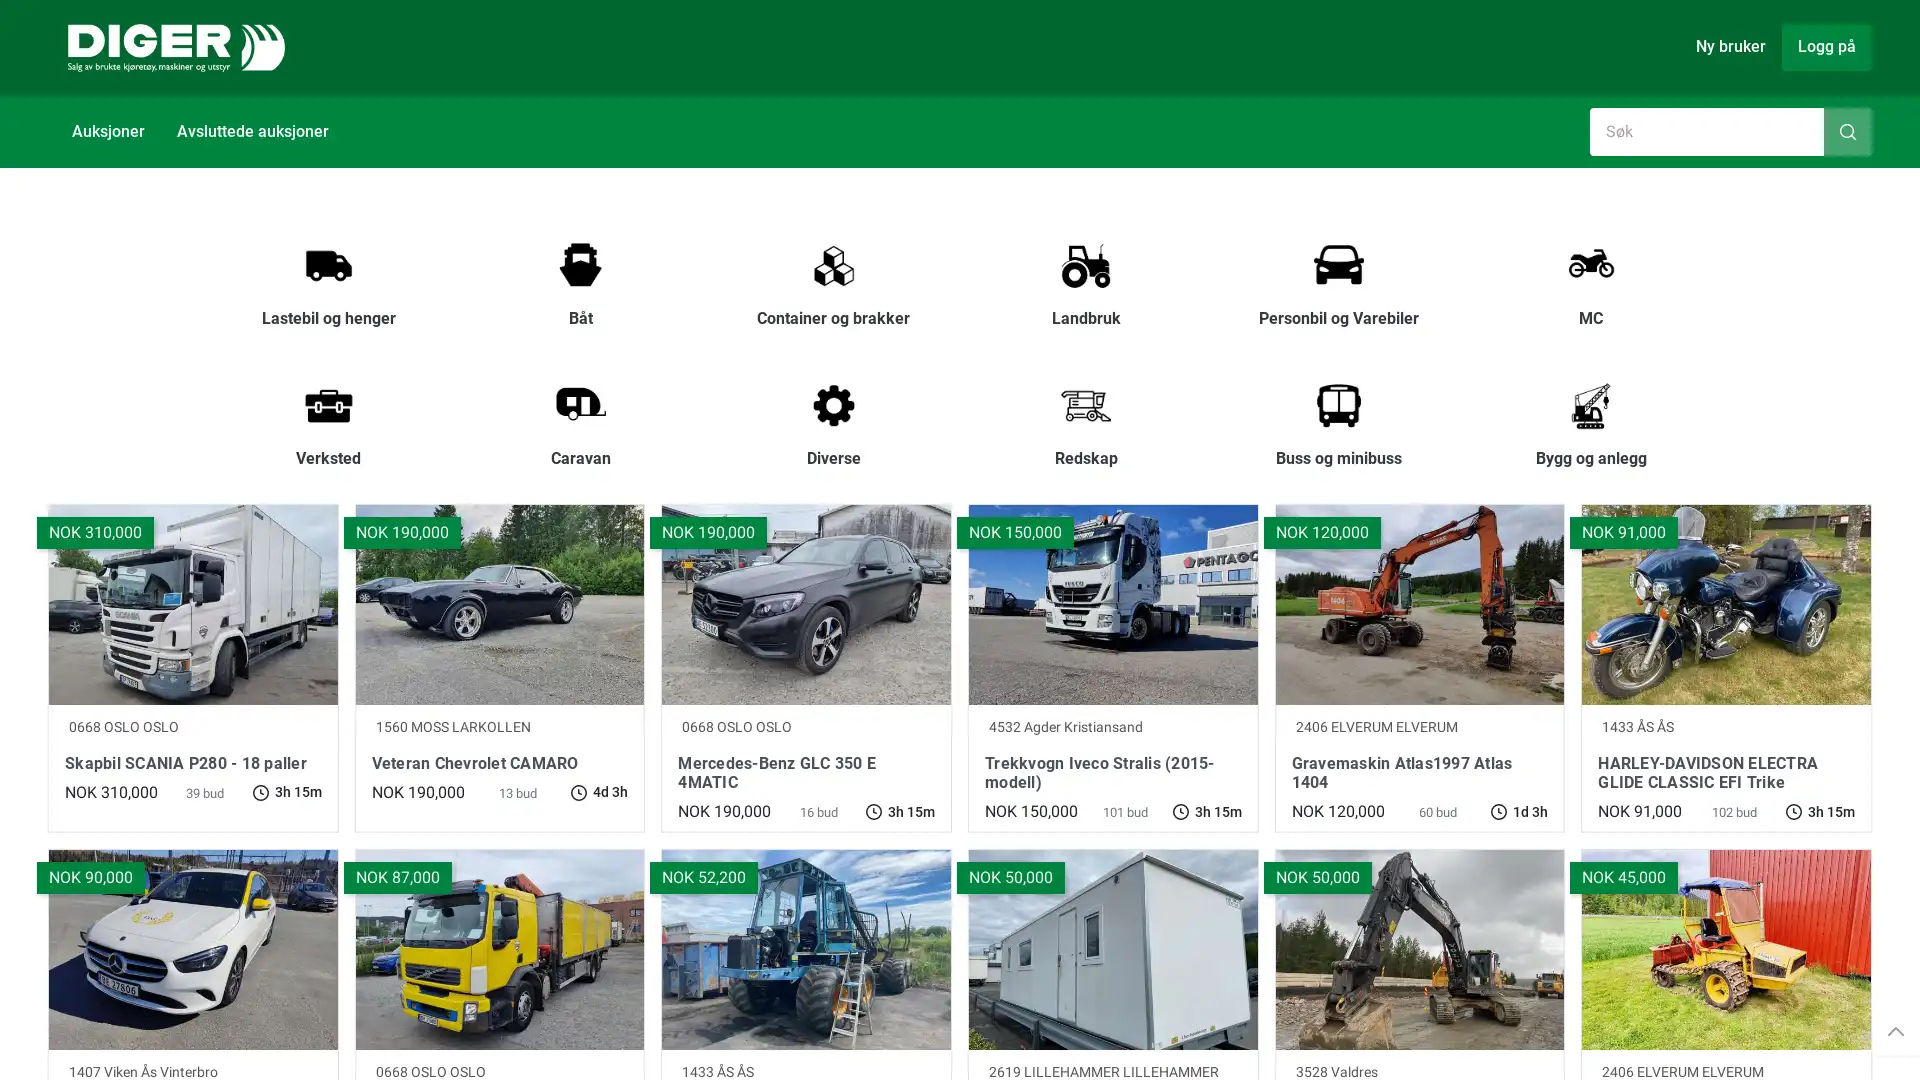  What do you see at coordinates (1827, 45) in the screenshot?
I see `Logg pa` at bounding box center [1827, 45].